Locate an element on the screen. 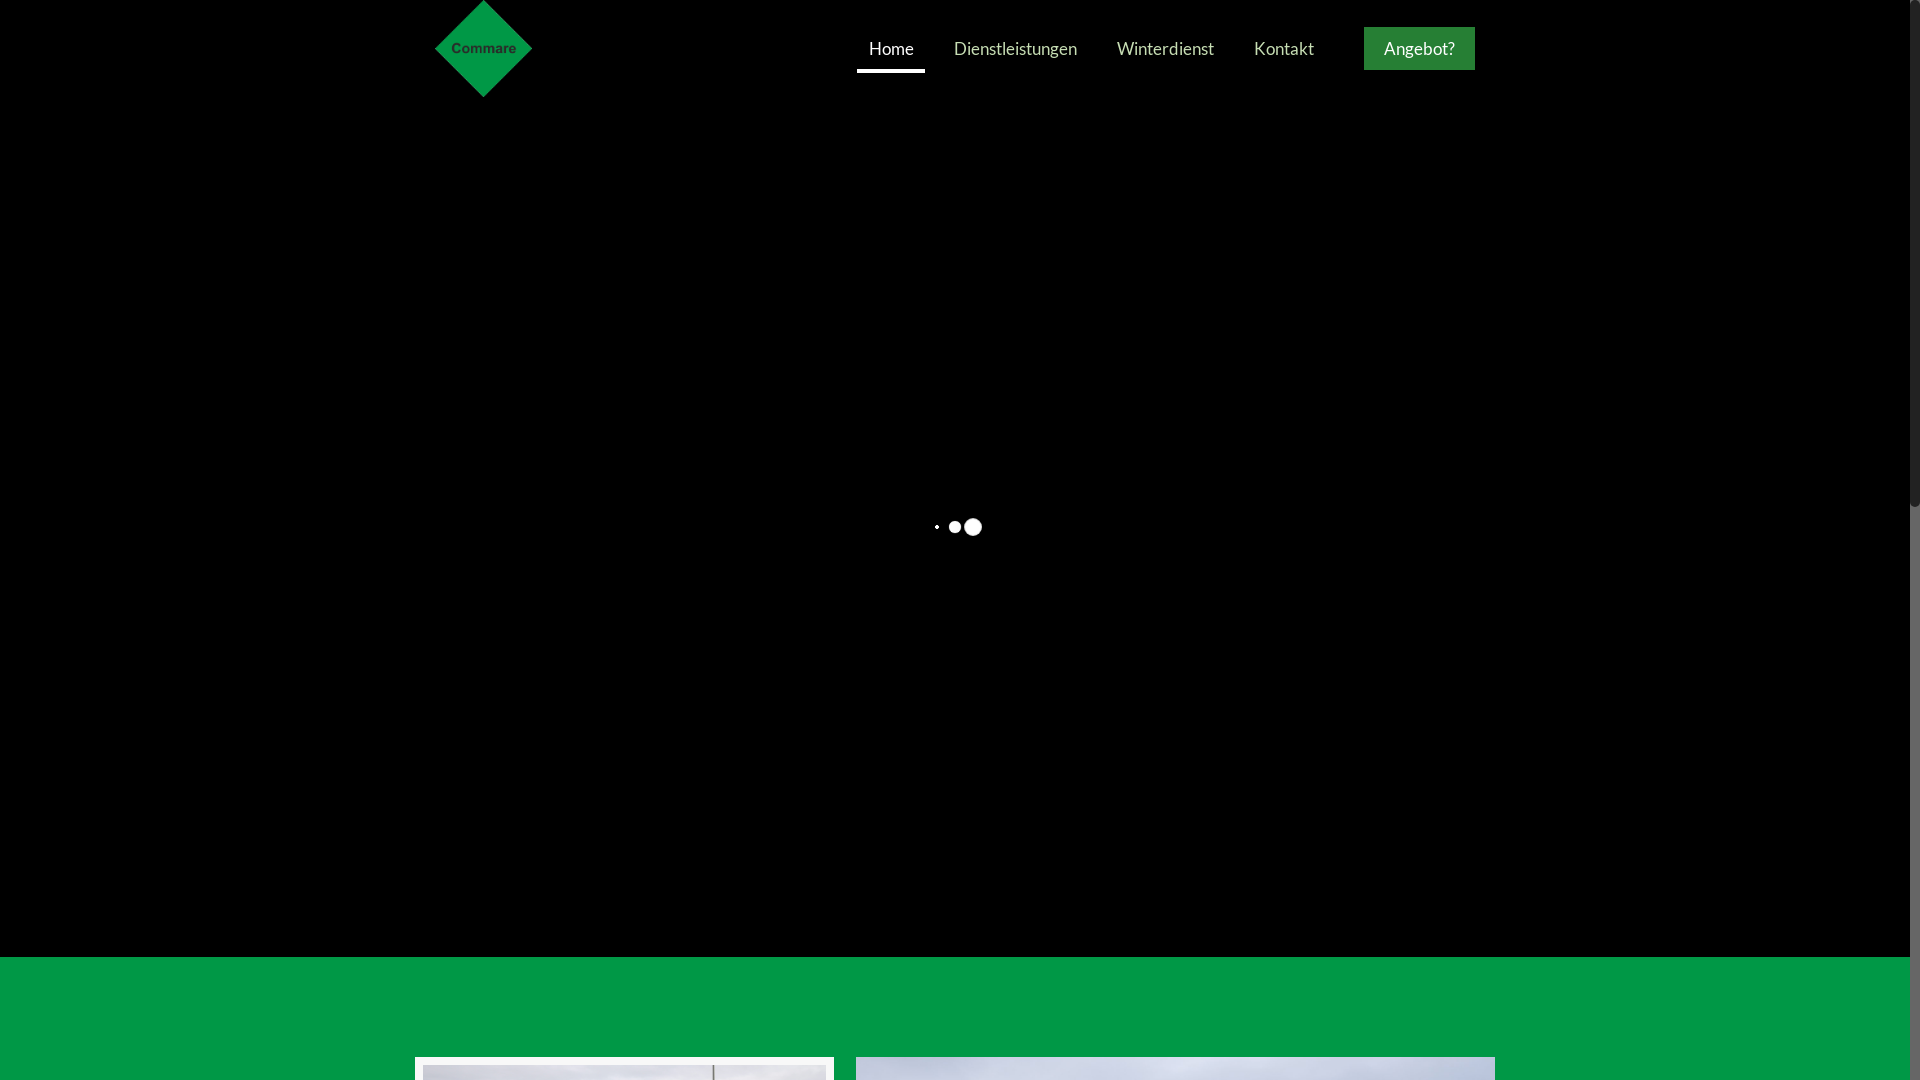 The width and height of the screenshot is (1920, 1080). 'Angebot?' is located at coordinates (1418, 46).